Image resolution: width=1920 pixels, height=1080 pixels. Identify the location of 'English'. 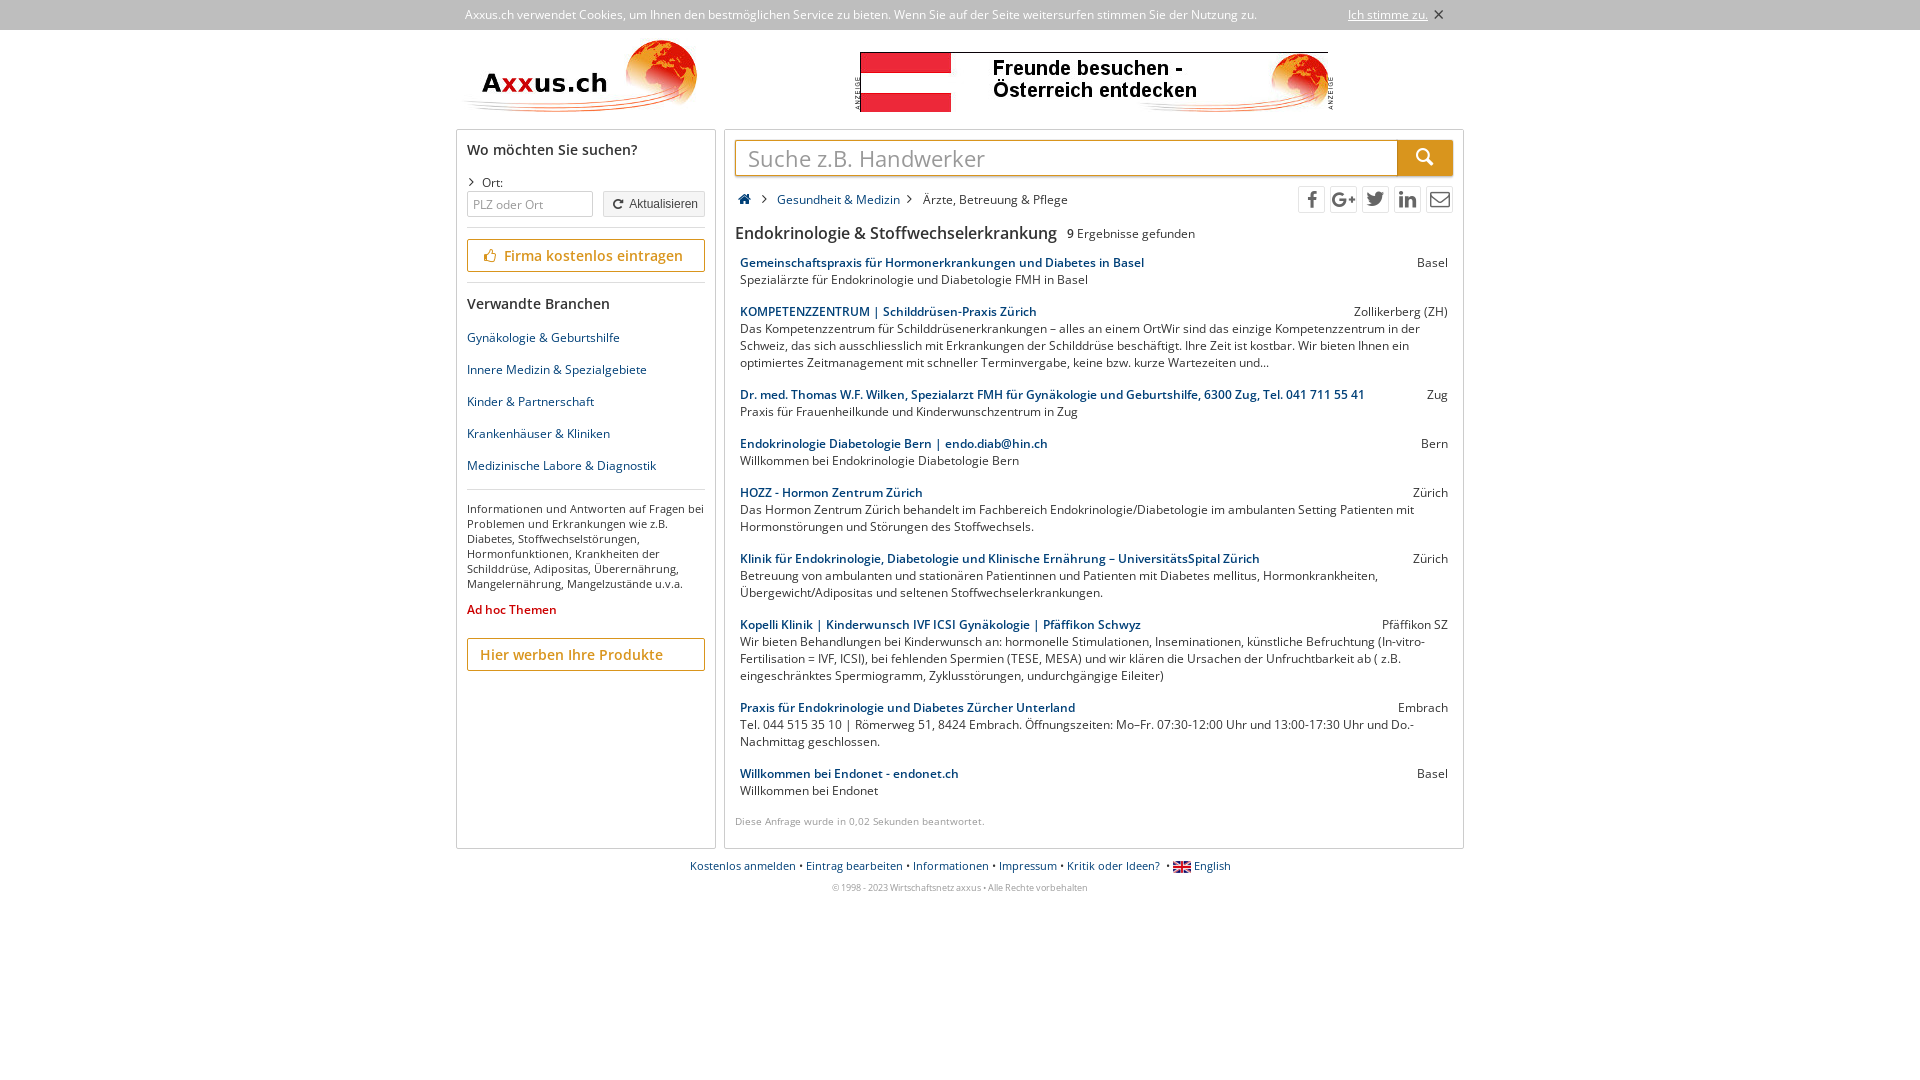
(1200, 864).